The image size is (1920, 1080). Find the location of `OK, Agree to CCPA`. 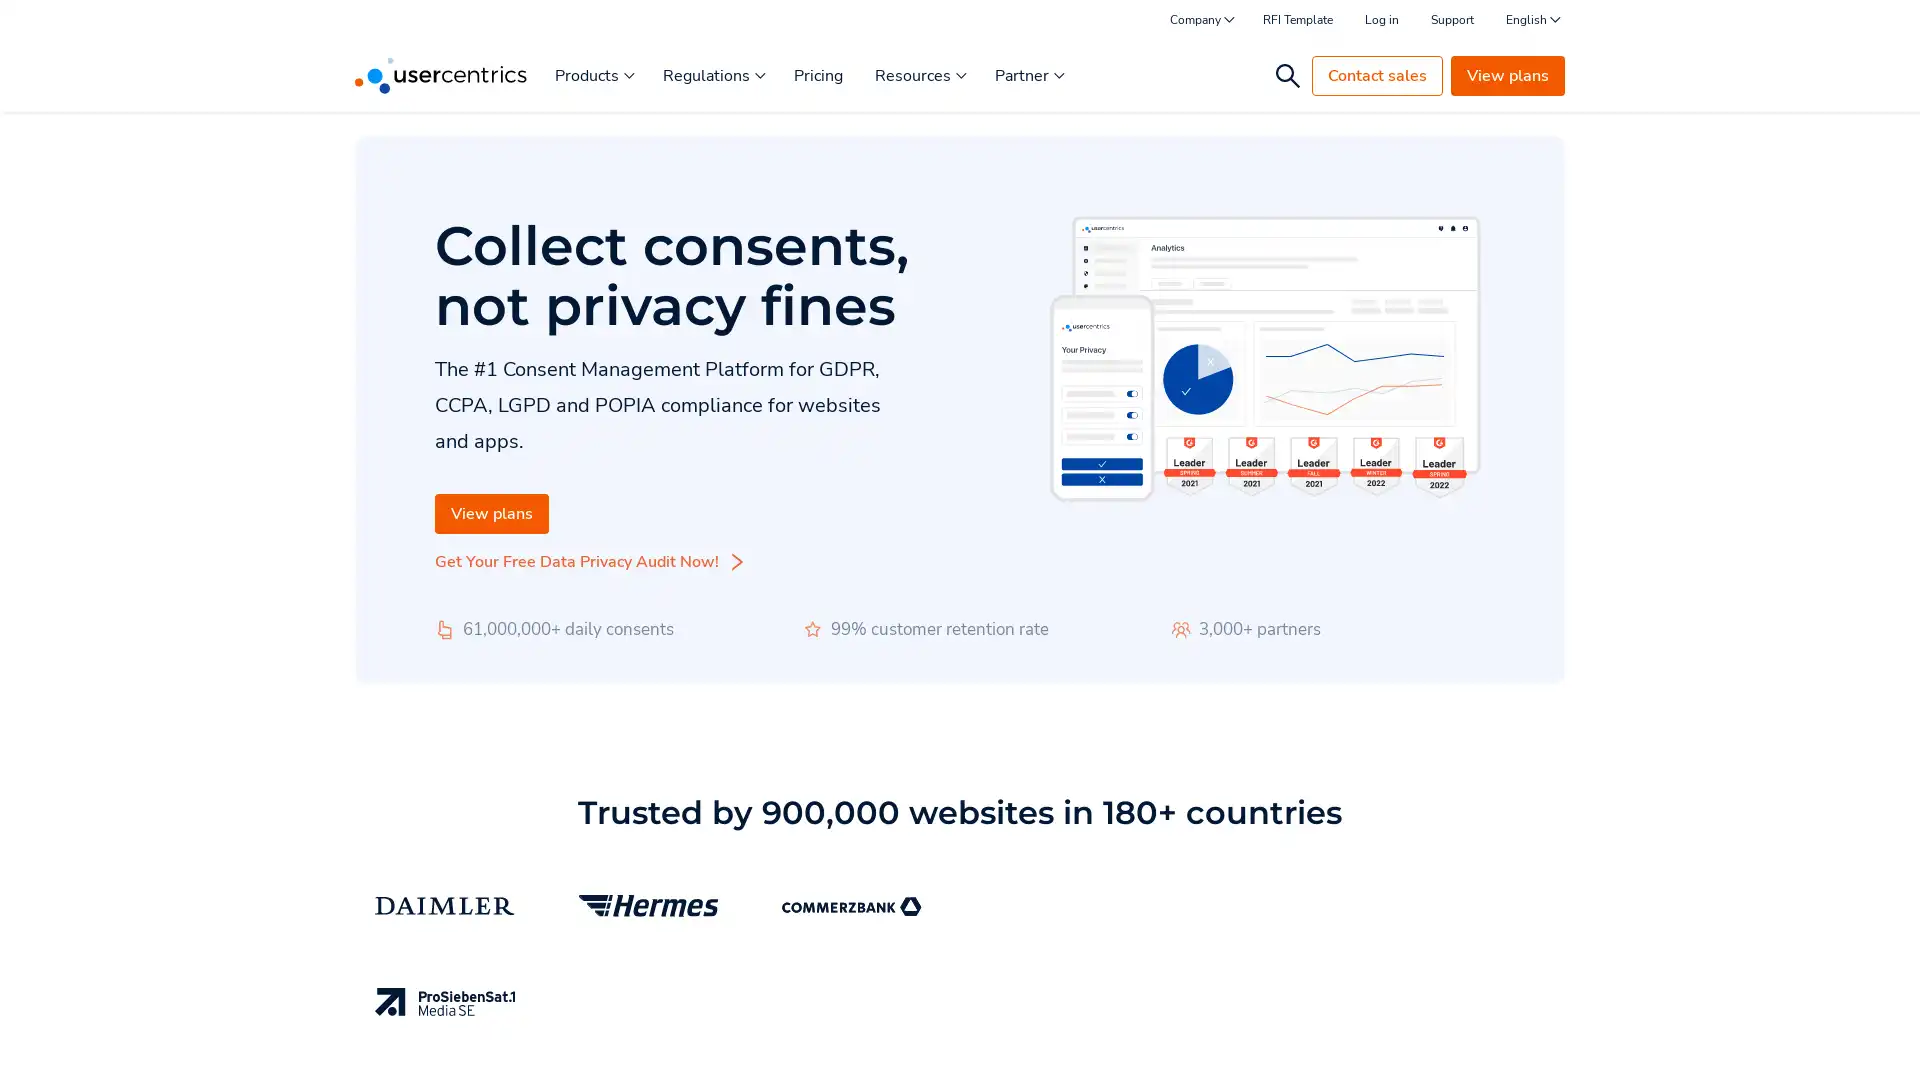

OK, Agree to CCPA is located at coordinates (1480, 1035).